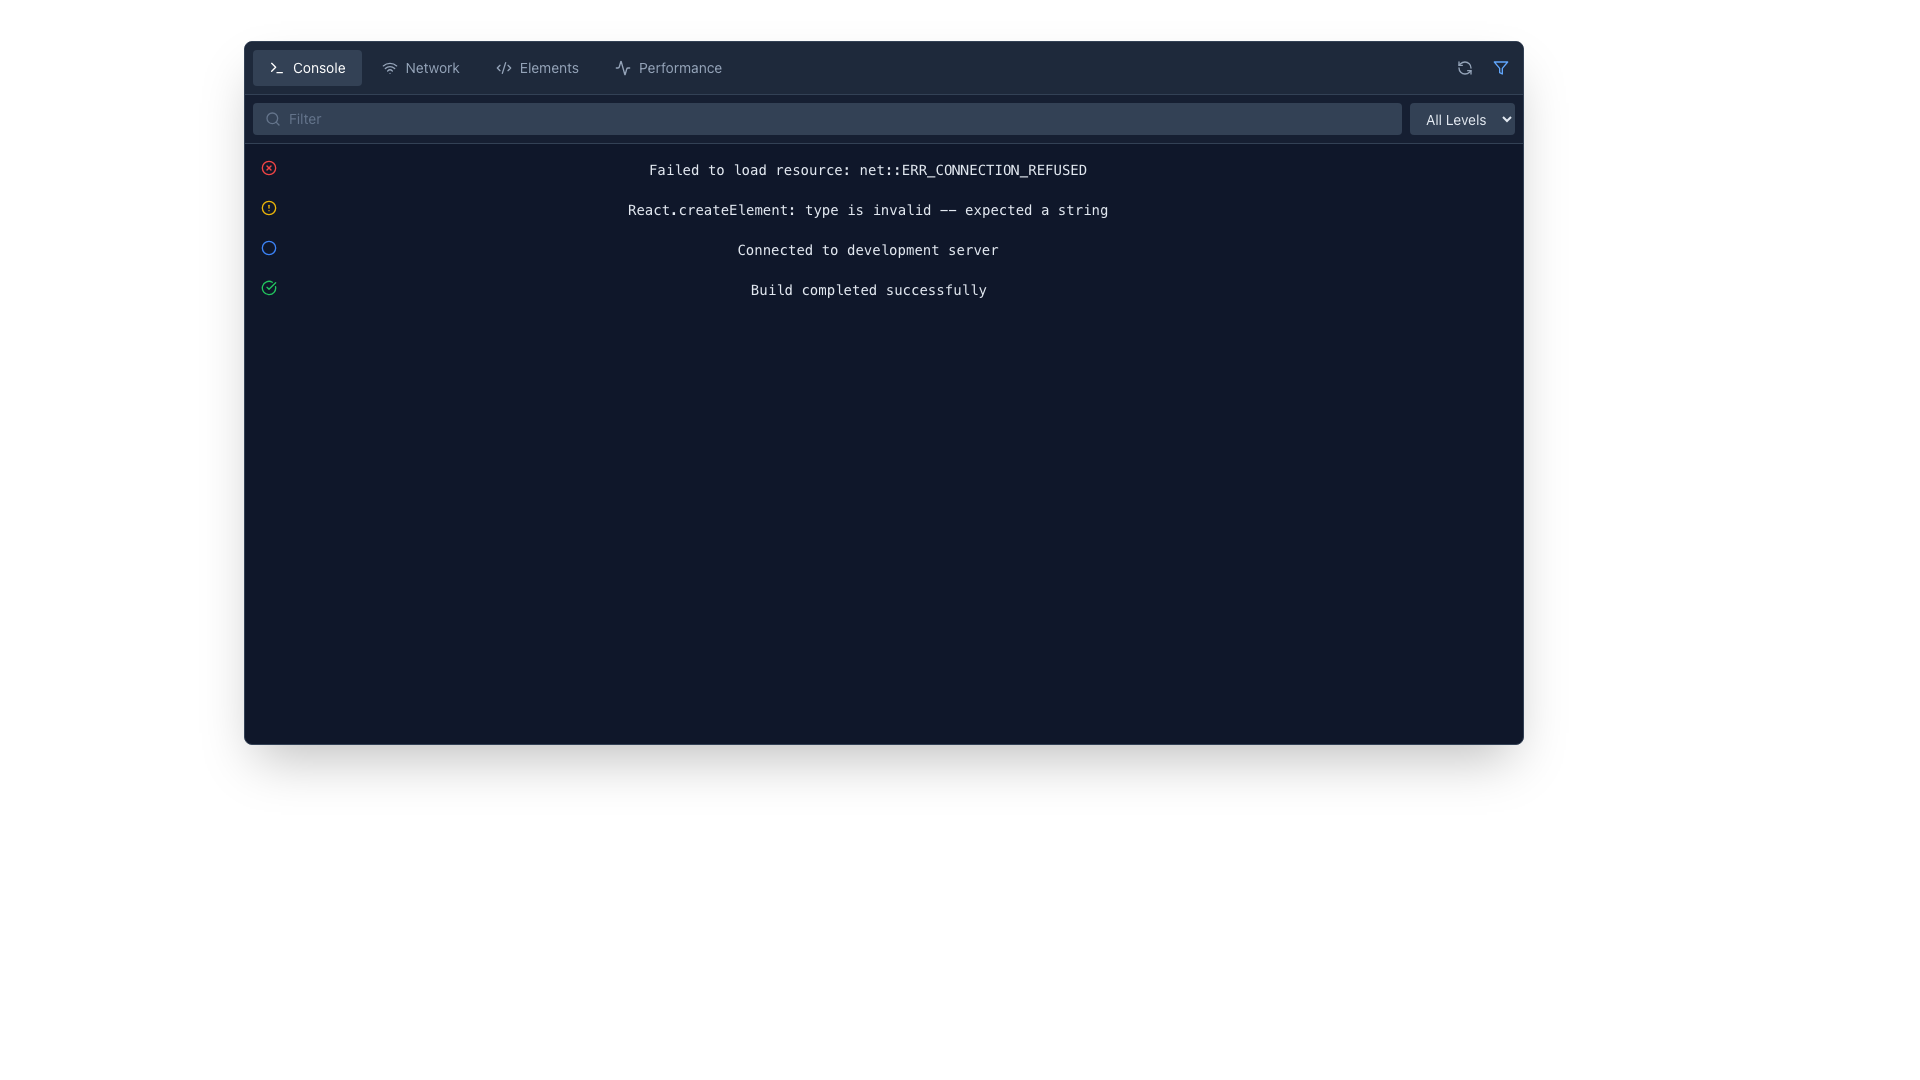  What do you see at coordinates (495, 67) in the screenshot?
I see `the 'Elements' tab in the horizontal menu located at the top of the interface, positioned between the 'Network' and 'Performance' tabs` at bounding box center [495, 67].